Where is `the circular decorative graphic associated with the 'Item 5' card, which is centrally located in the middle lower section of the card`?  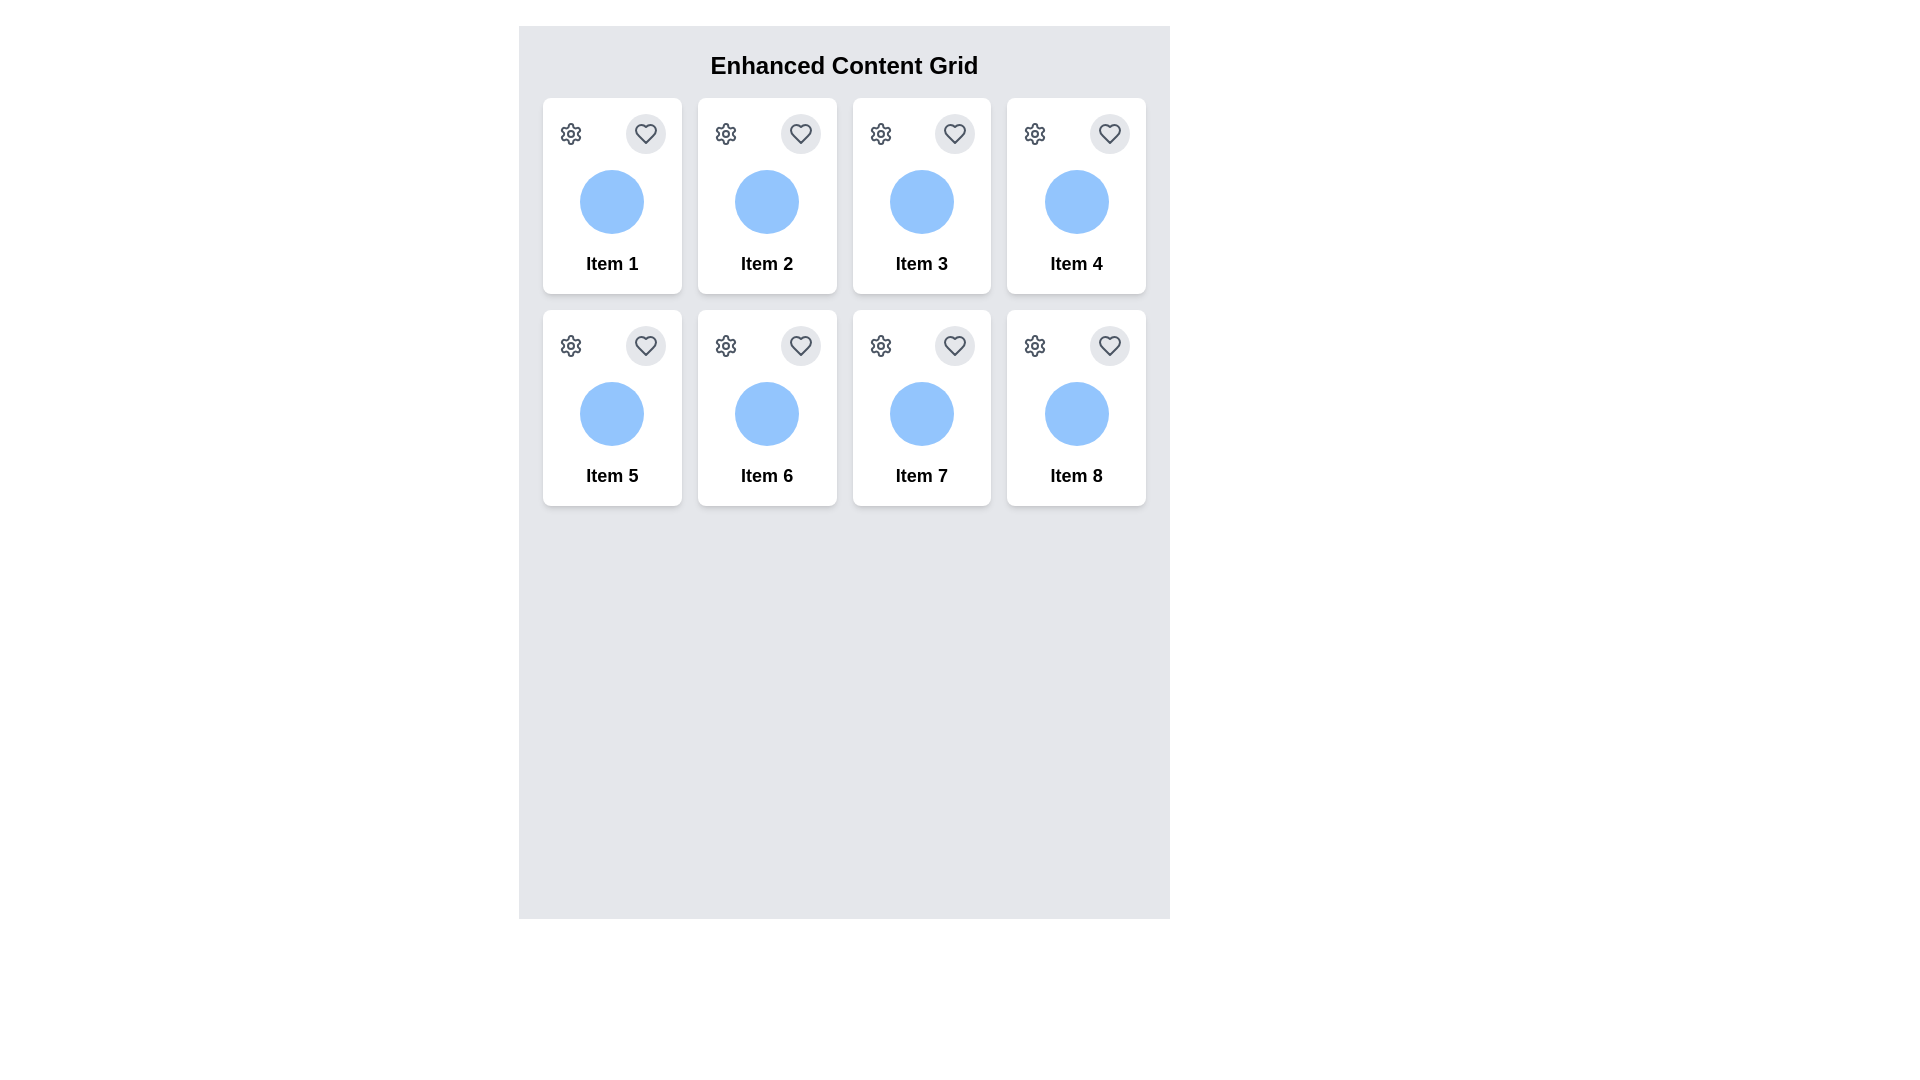
the circular decorative graphic associated with the 'Item 5' card, which is centrally located in the middle lower section of the card is located at coordinates (611, 412).